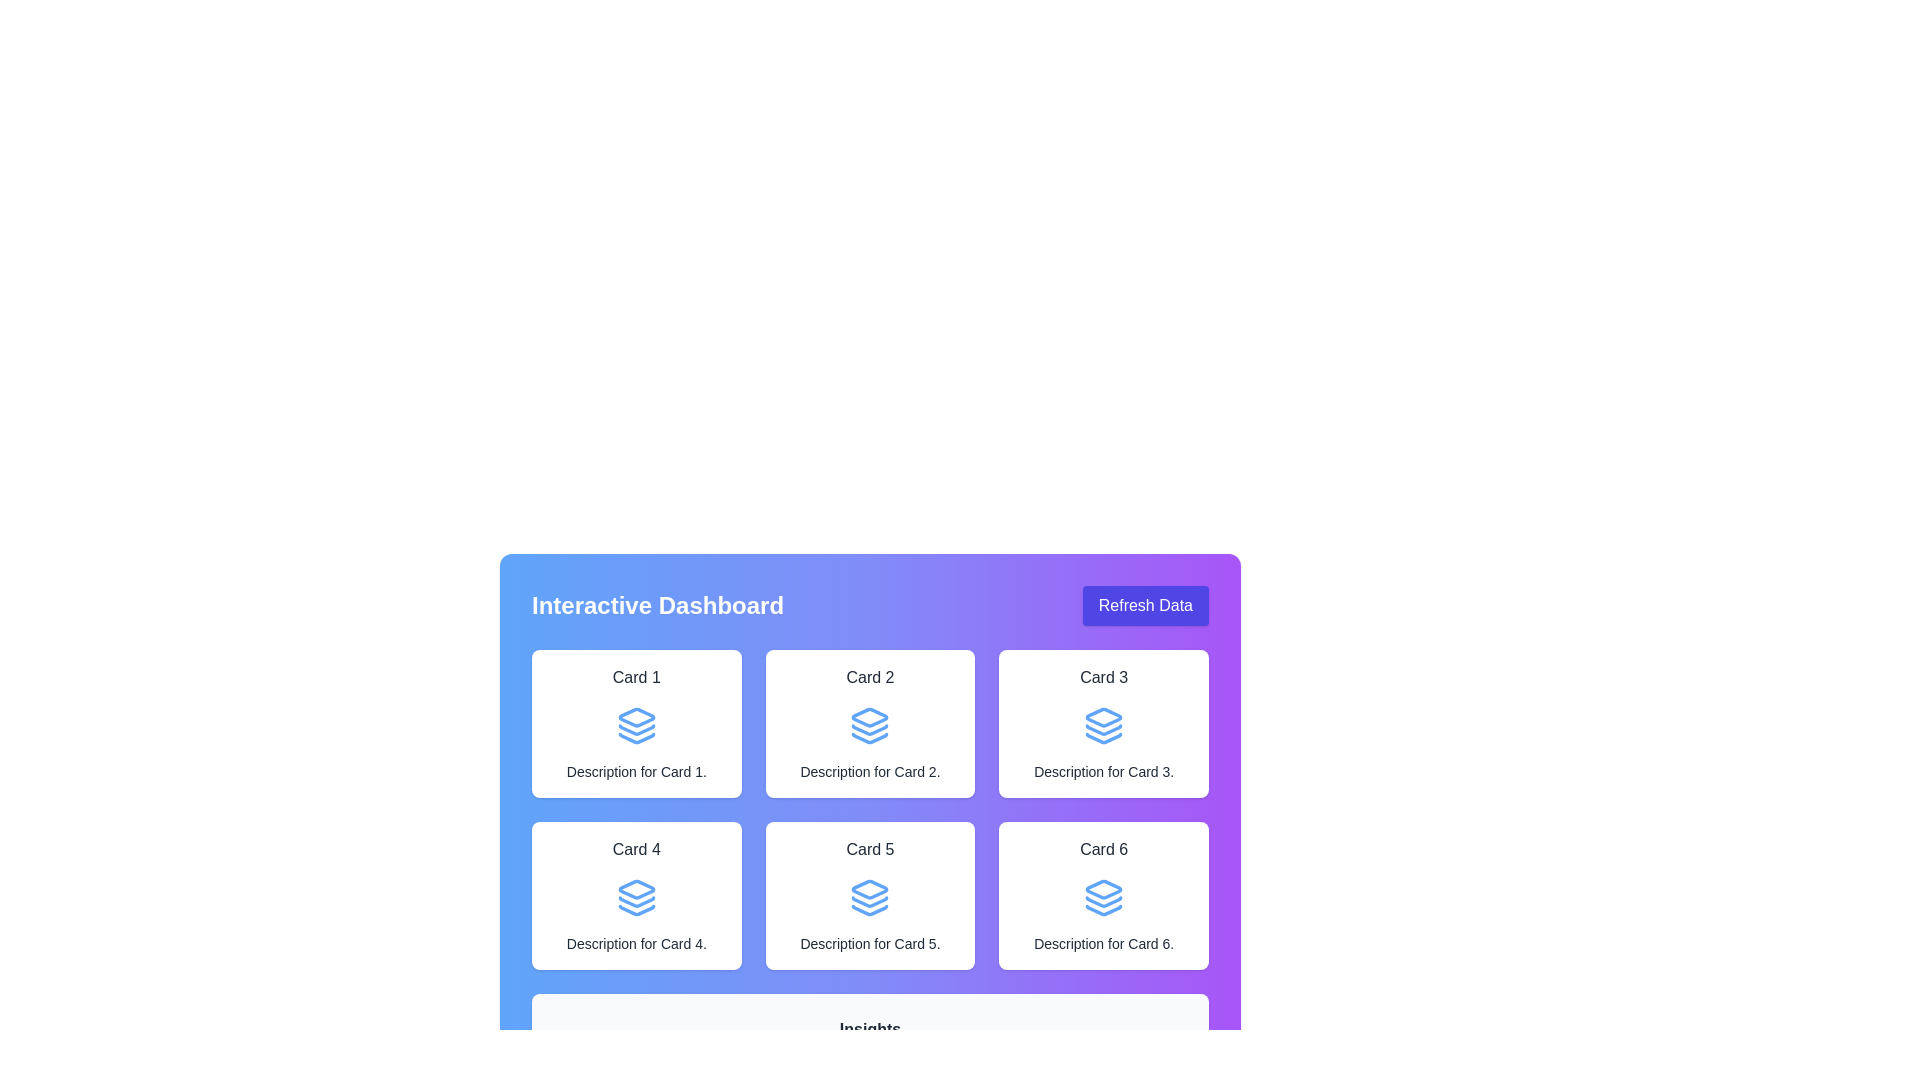 The image size is (1920, 1080). Describe the element at coordinates (870, 910) in the screenshot. I see `the third layer of the icon representing a stack of layers within the SVG graphic on 'Card 5'` at that location.